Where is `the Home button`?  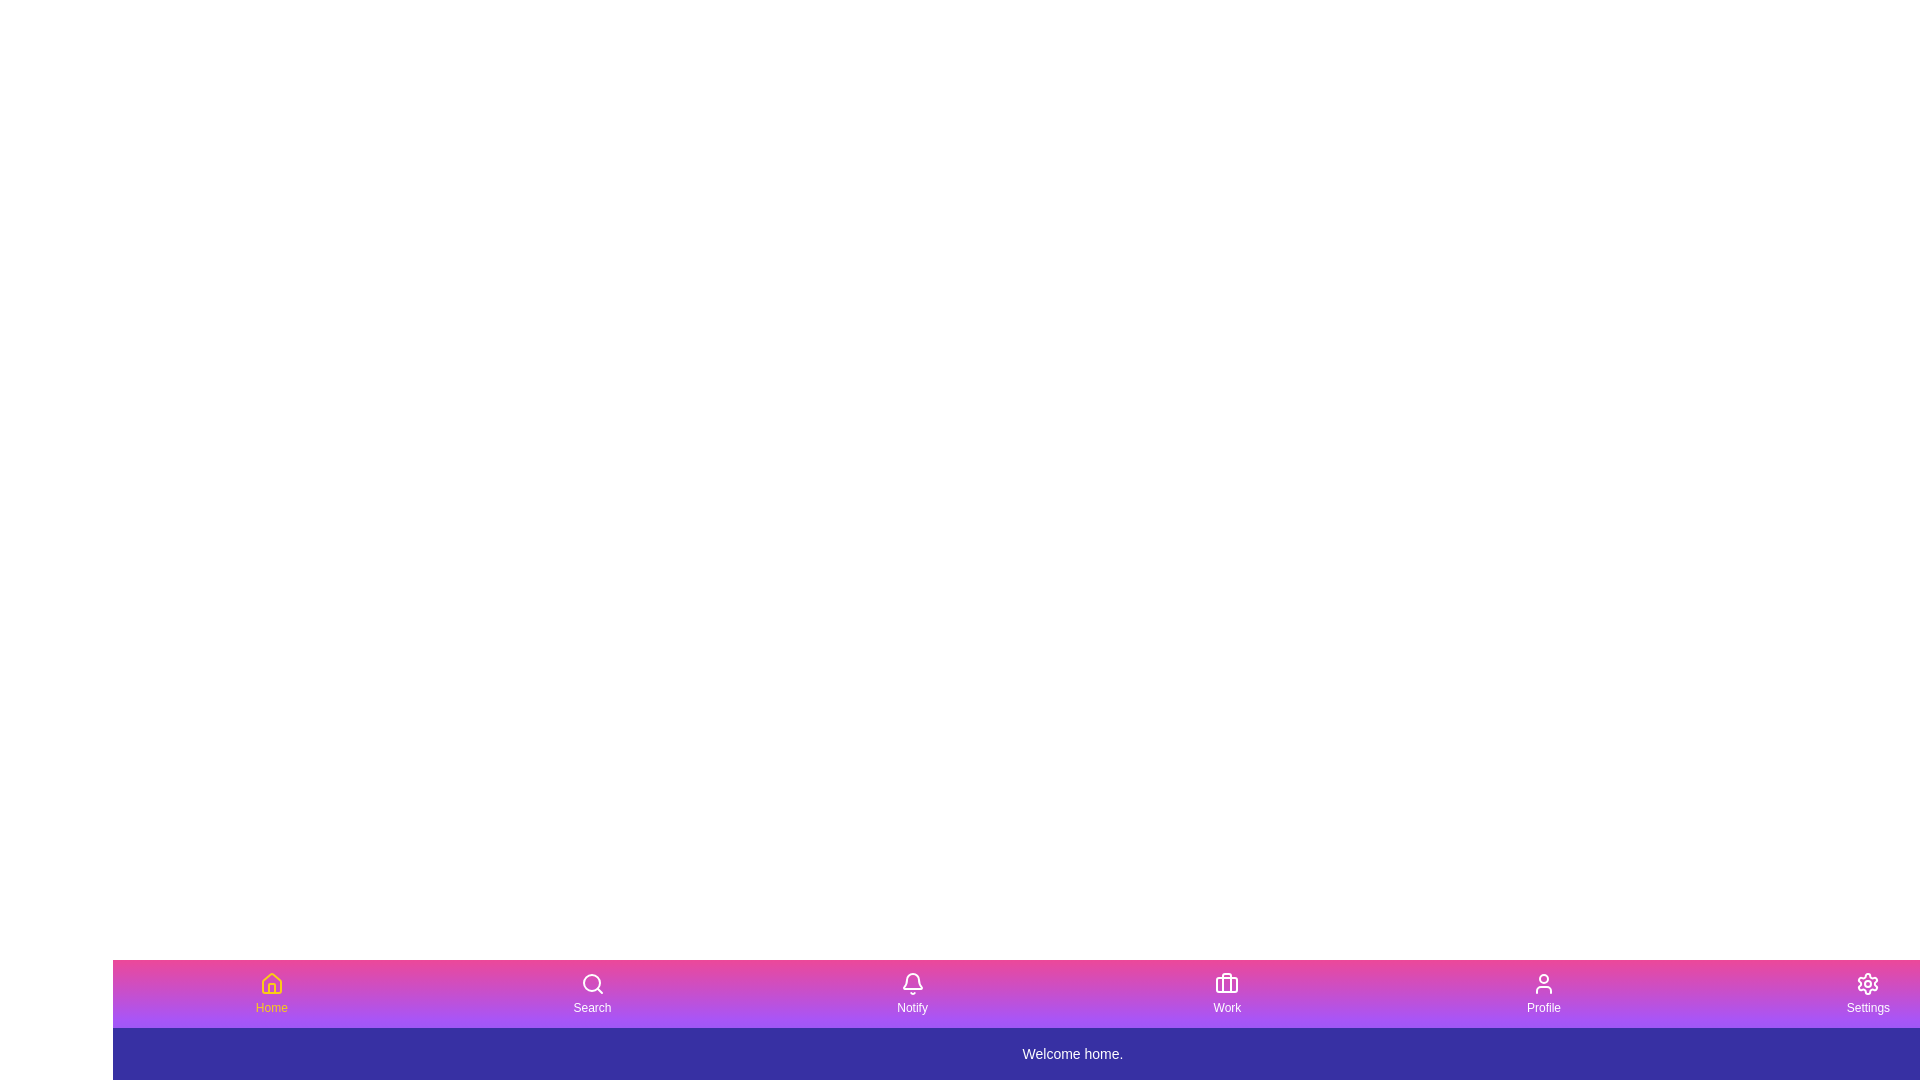
the Home button is located at coordinates (270, 994).